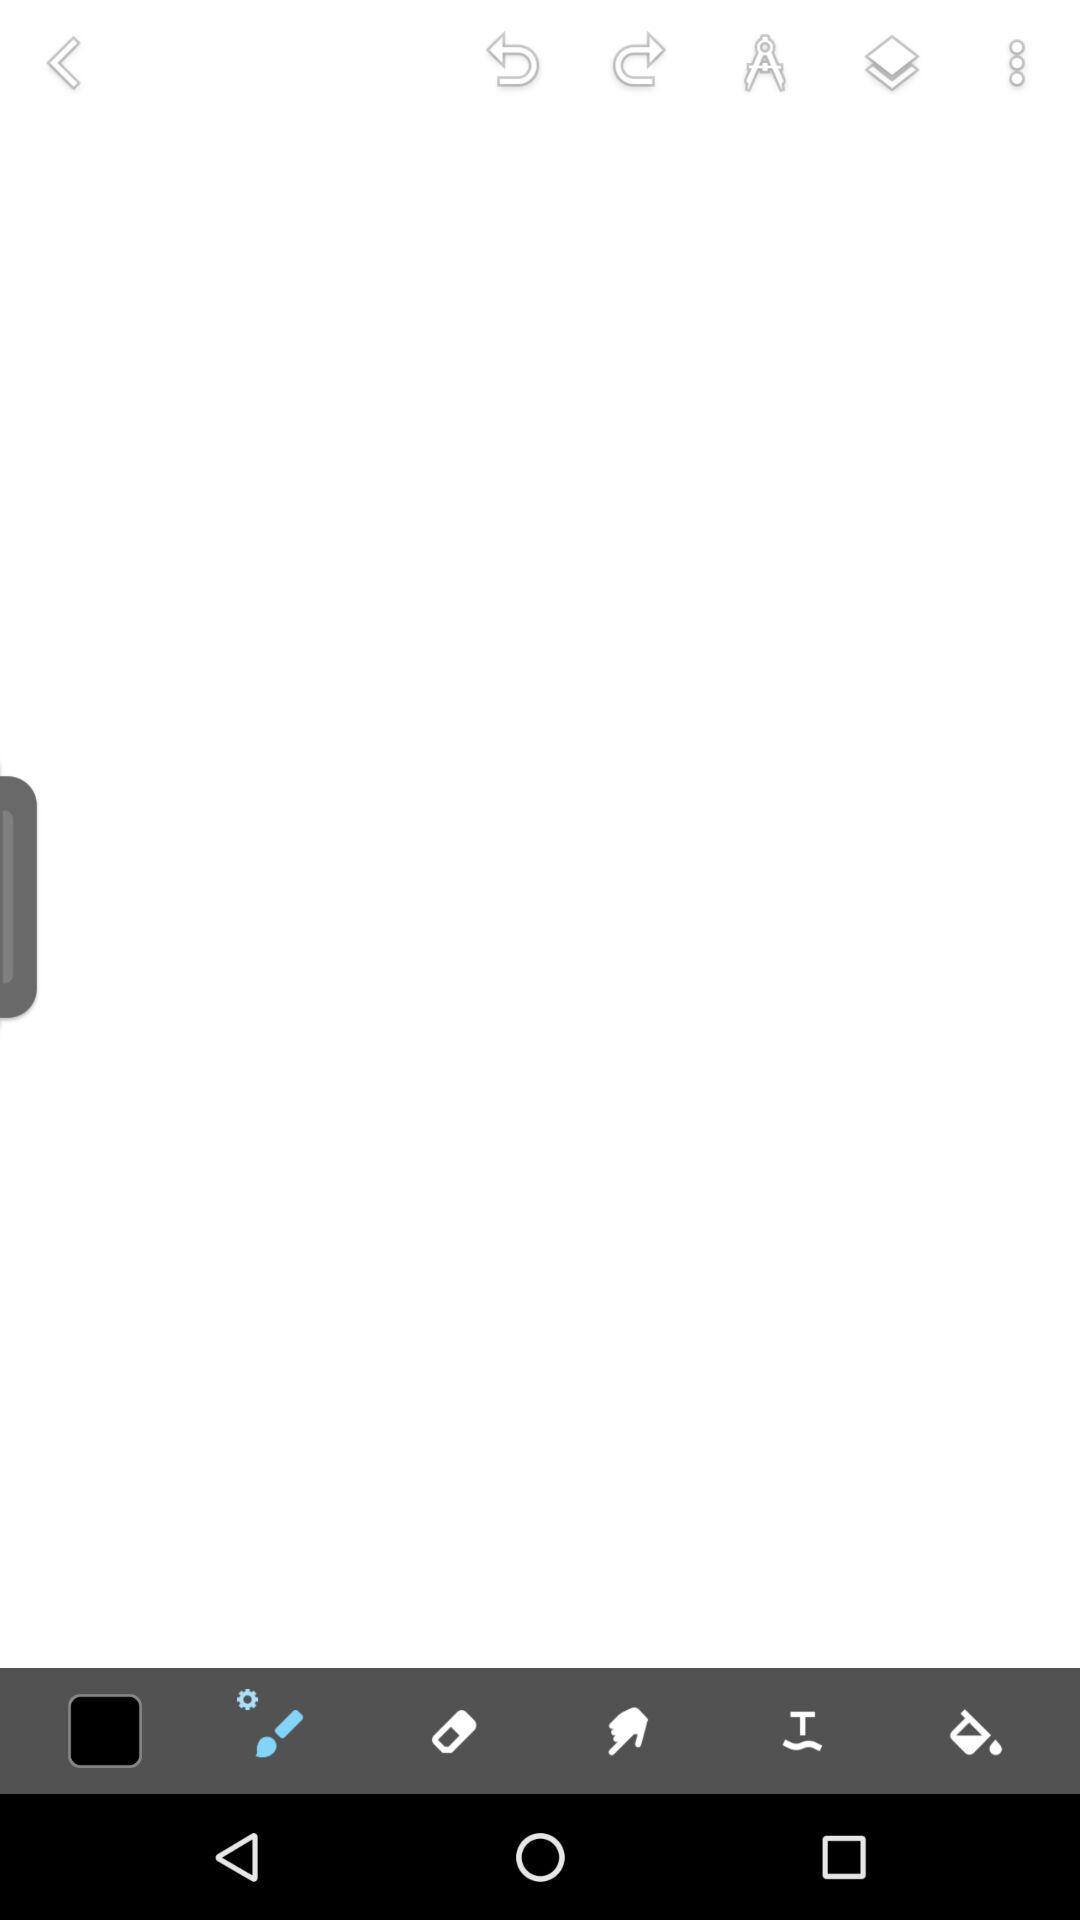 The width and height of the screenshot is (1080, 1920). What do you see at coordinates (890, 62) in the screenshot?
I see `the layers icon` at bounding box center [890, 62].